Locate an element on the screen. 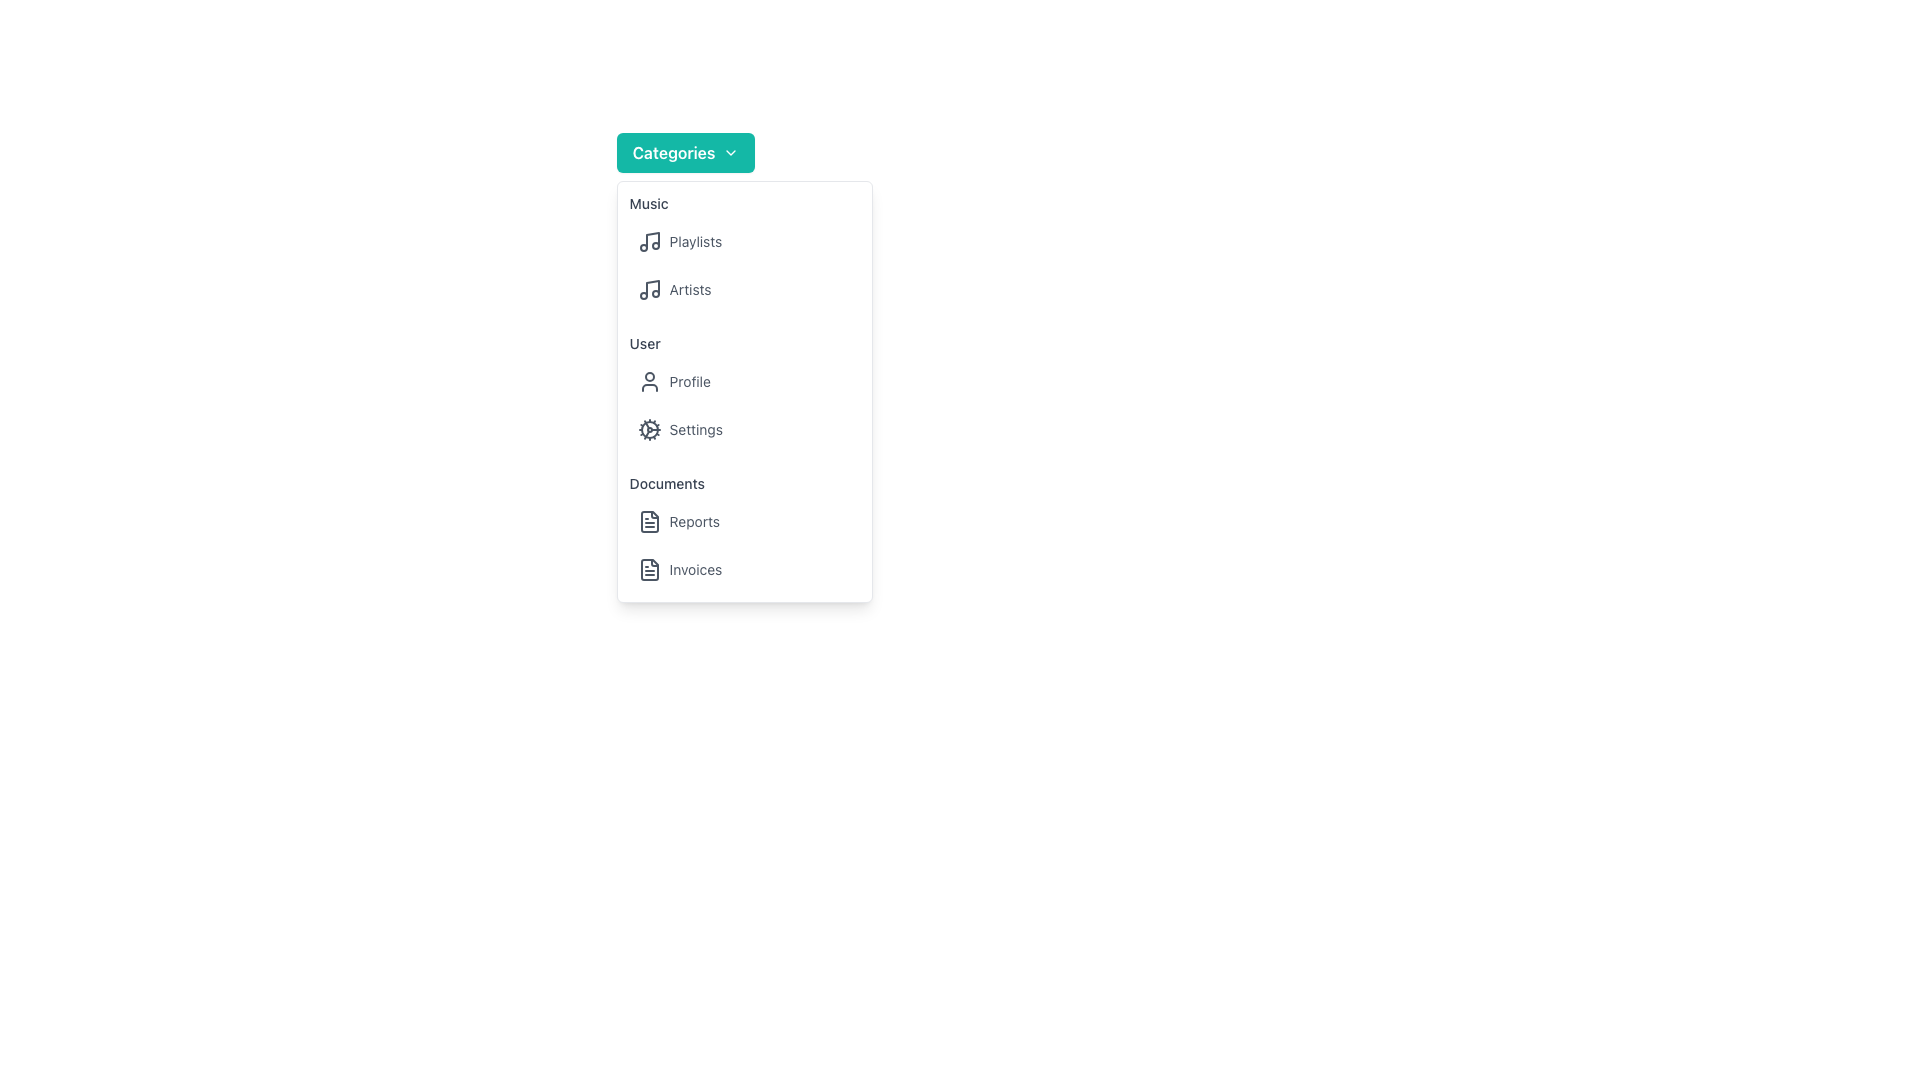 This screenshot has width=1920, height=1080. the 'Settings' button located in the 'User' category of the 'Categories' dropdown menu is located at coordinates (743, 428).